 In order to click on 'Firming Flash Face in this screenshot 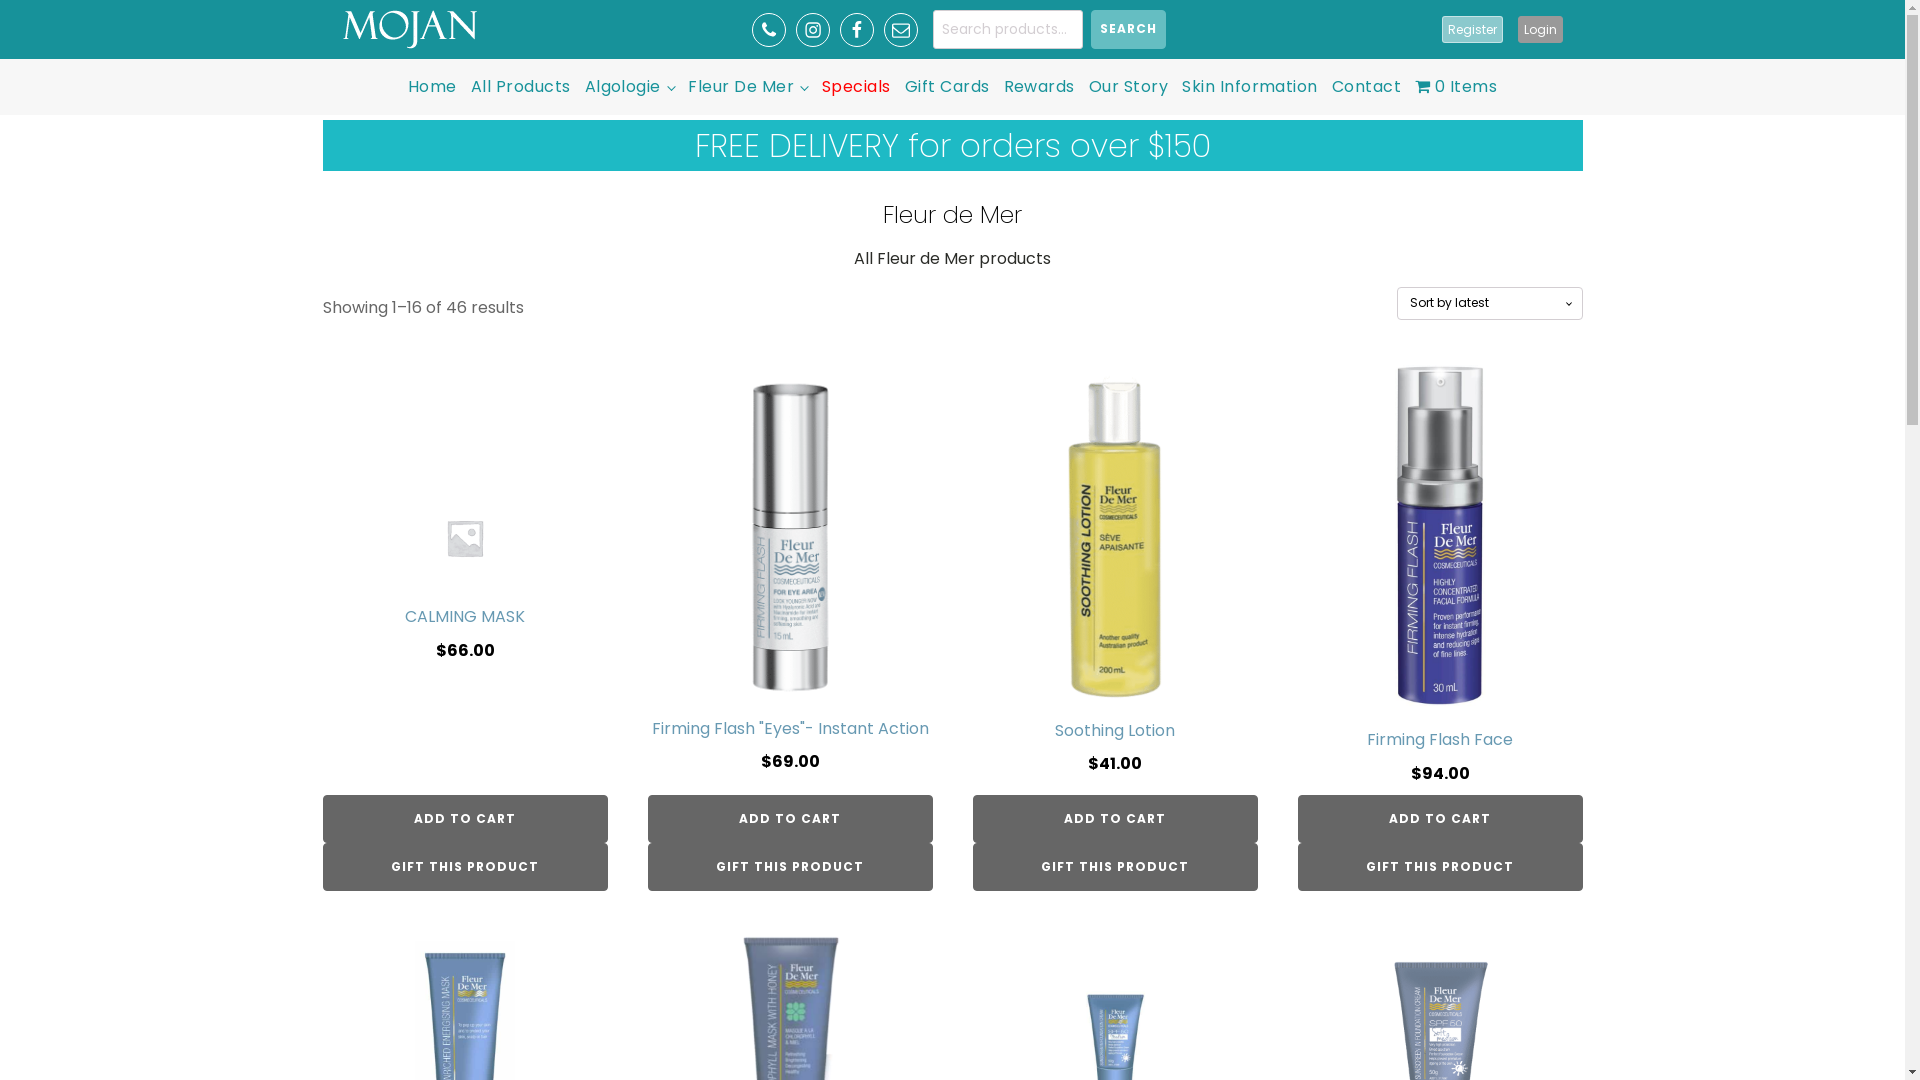, I will do `click(1440, 579)`.